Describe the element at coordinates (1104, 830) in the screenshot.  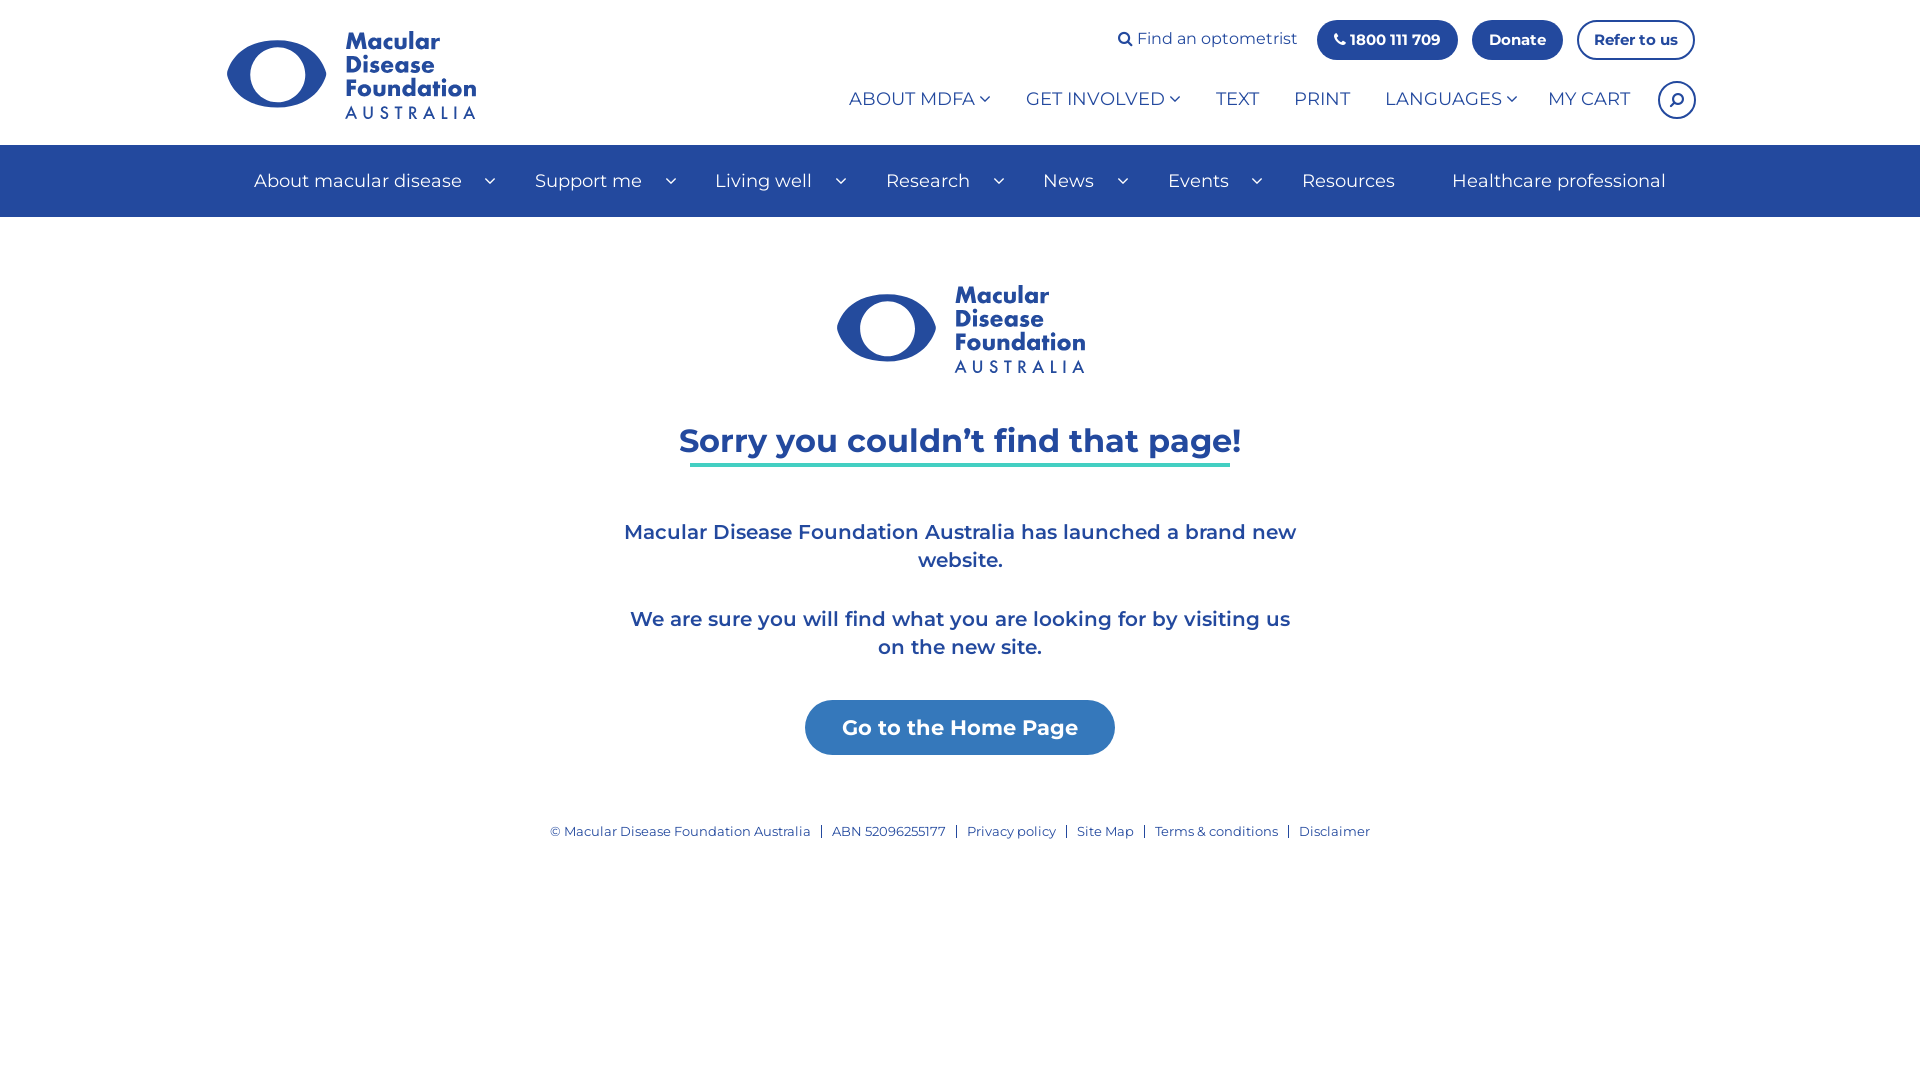
I see `'Site Map'` at that location.